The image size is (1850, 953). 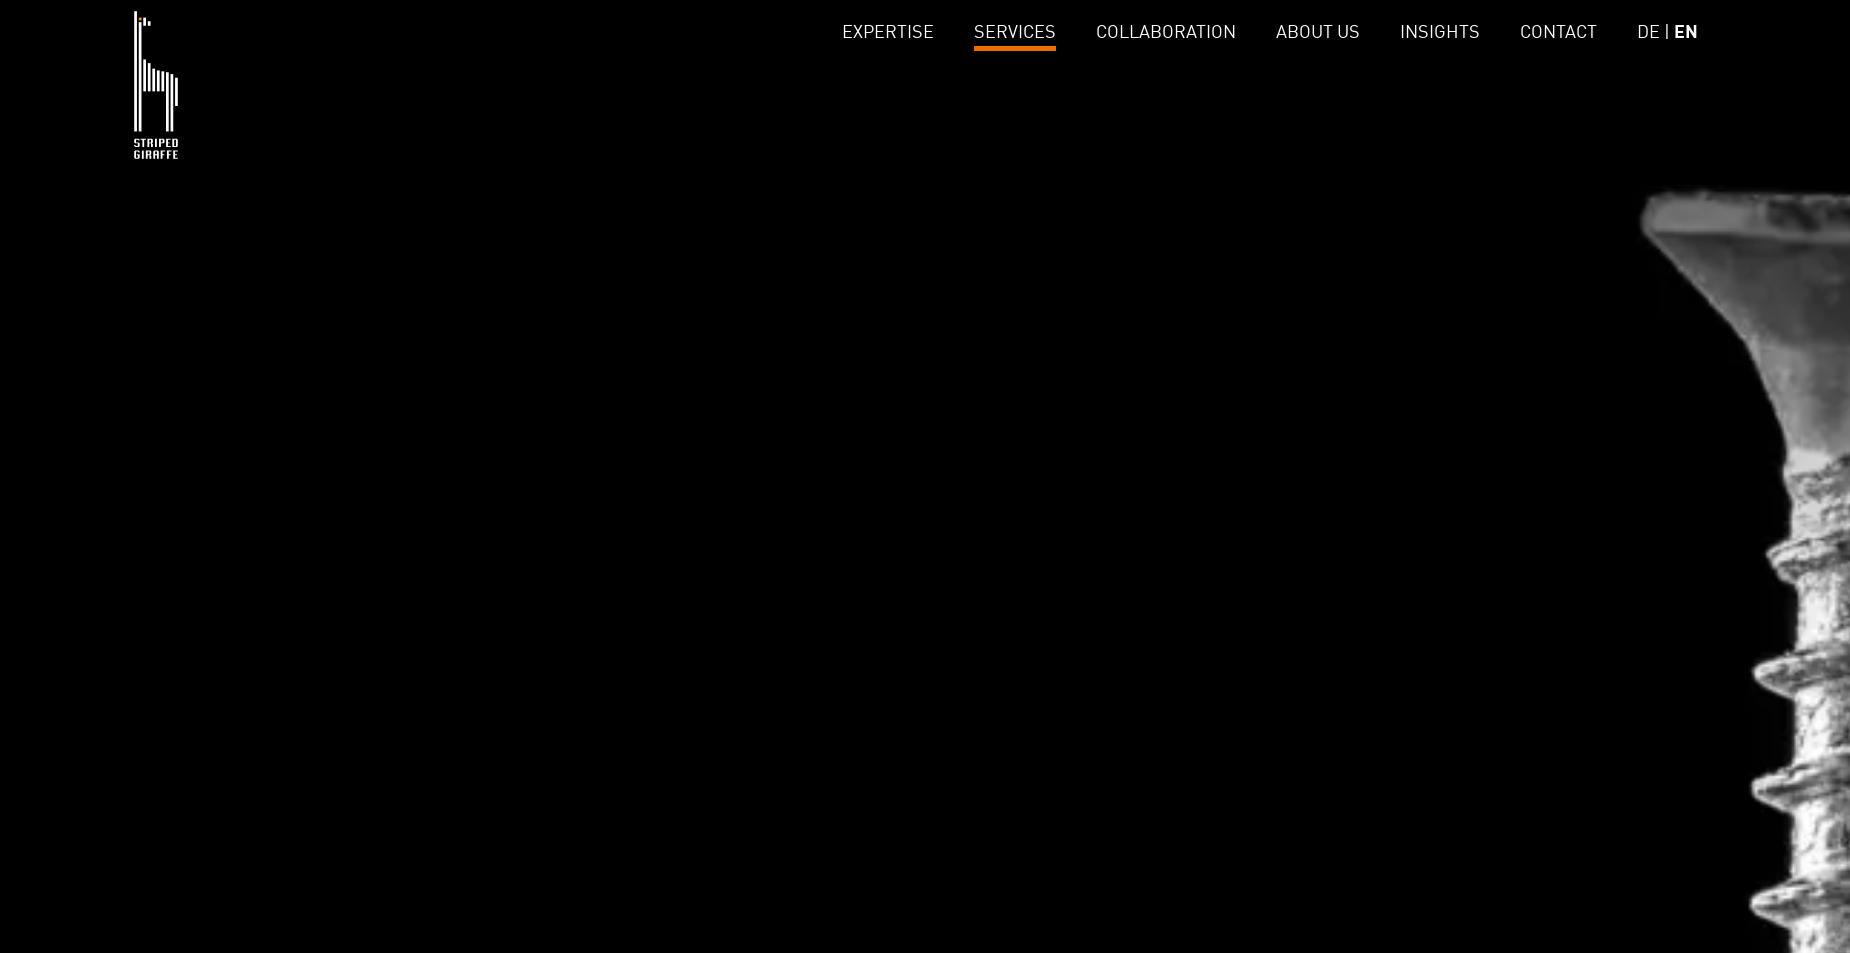 What do you see at coordinates (1163, 31) in the screenshot?
I see `'Collaboration'` at bounding box center [1163, 31].